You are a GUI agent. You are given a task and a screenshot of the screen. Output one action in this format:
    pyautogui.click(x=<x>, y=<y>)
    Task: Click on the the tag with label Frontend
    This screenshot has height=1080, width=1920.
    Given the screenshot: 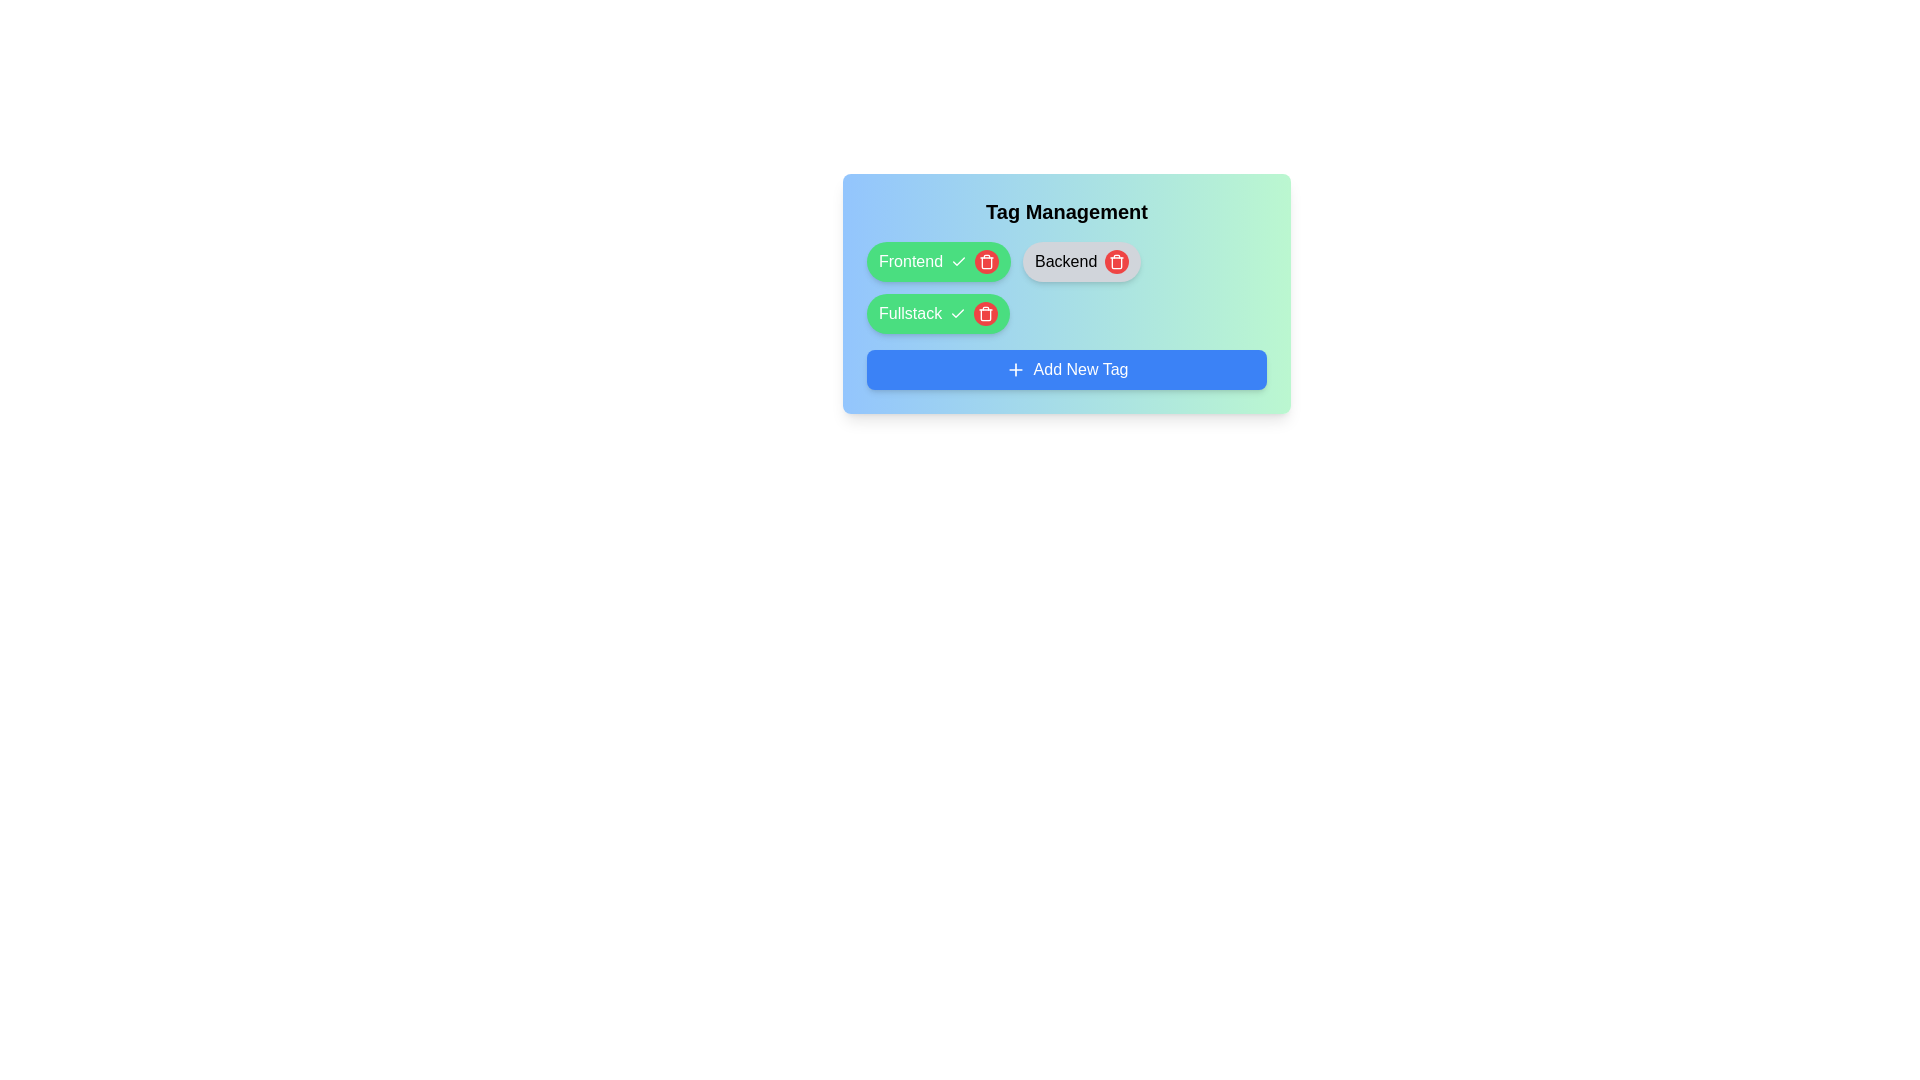 What is the action you would take?
    pyautogui.click(x=987, y=261)
    